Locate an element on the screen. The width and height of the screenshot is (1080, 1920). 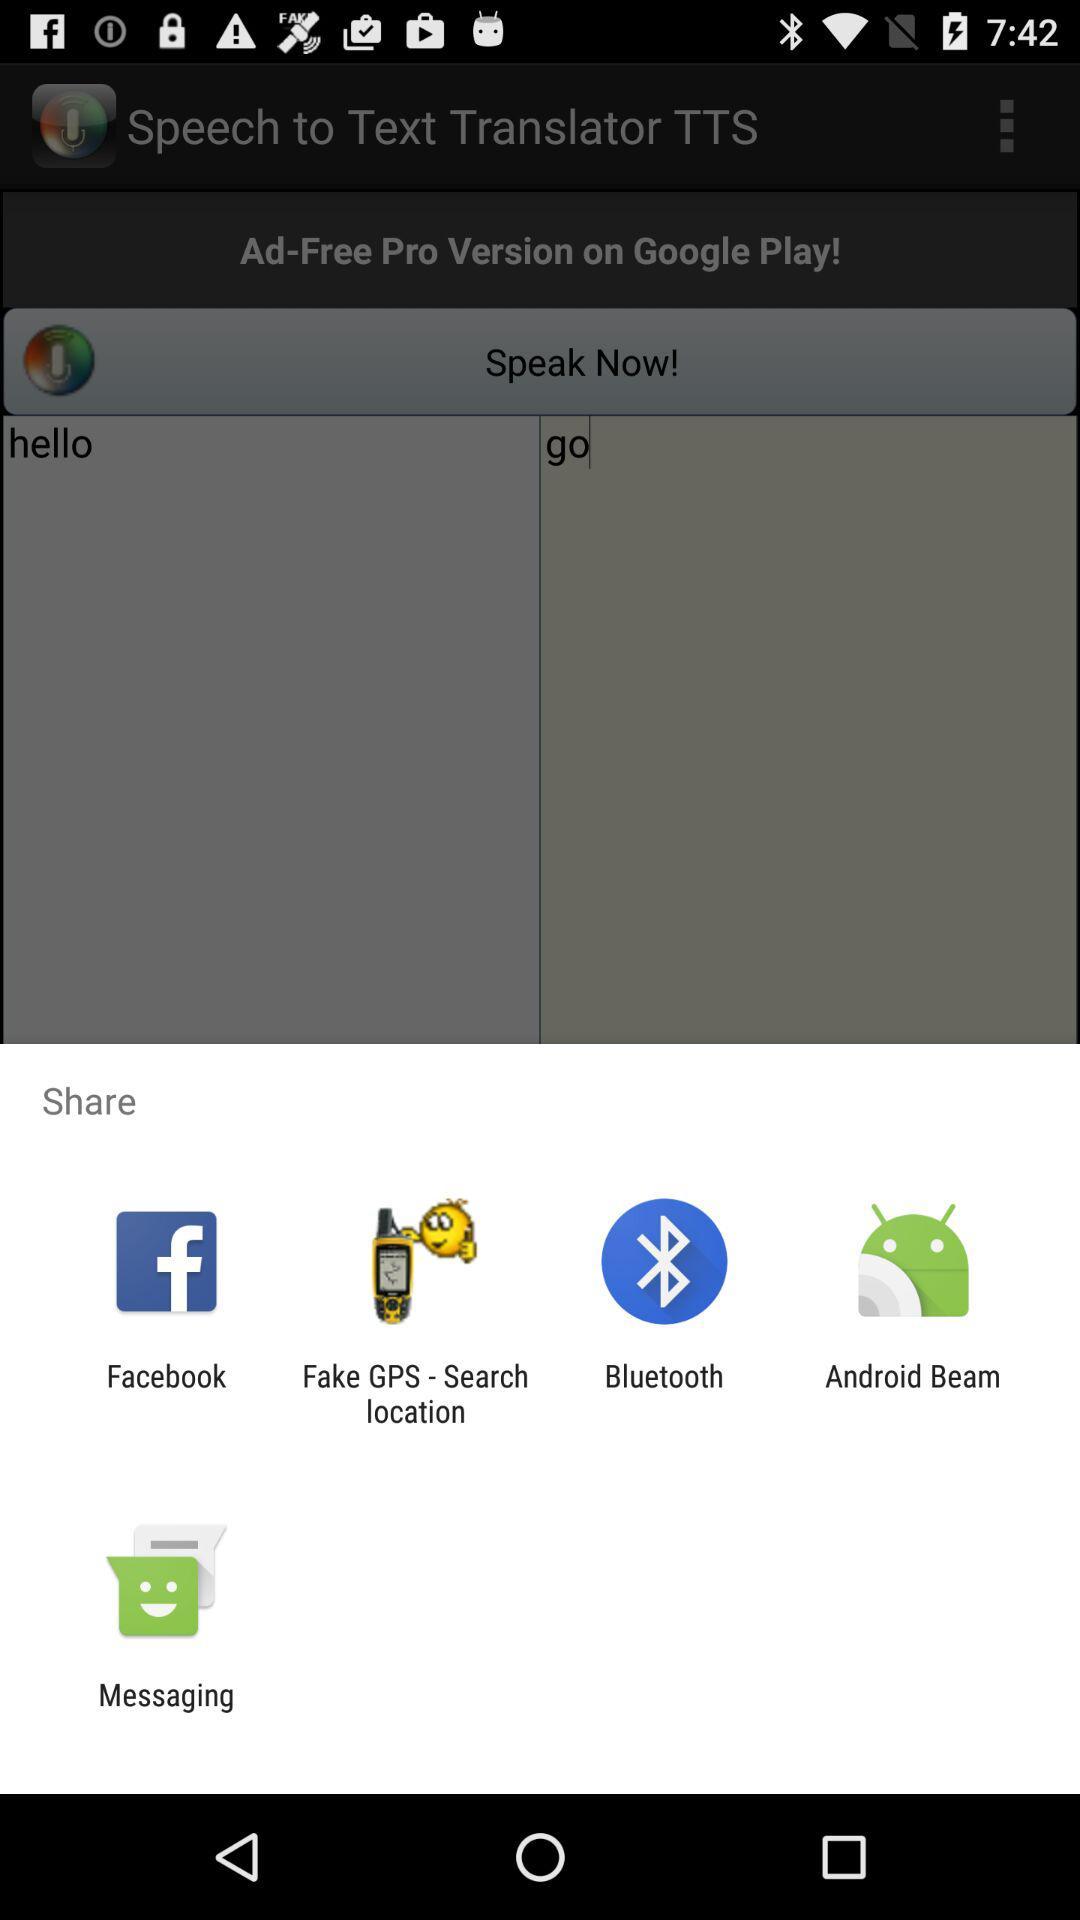
app at the bottom right corner is located at coordinates (913, 1392).